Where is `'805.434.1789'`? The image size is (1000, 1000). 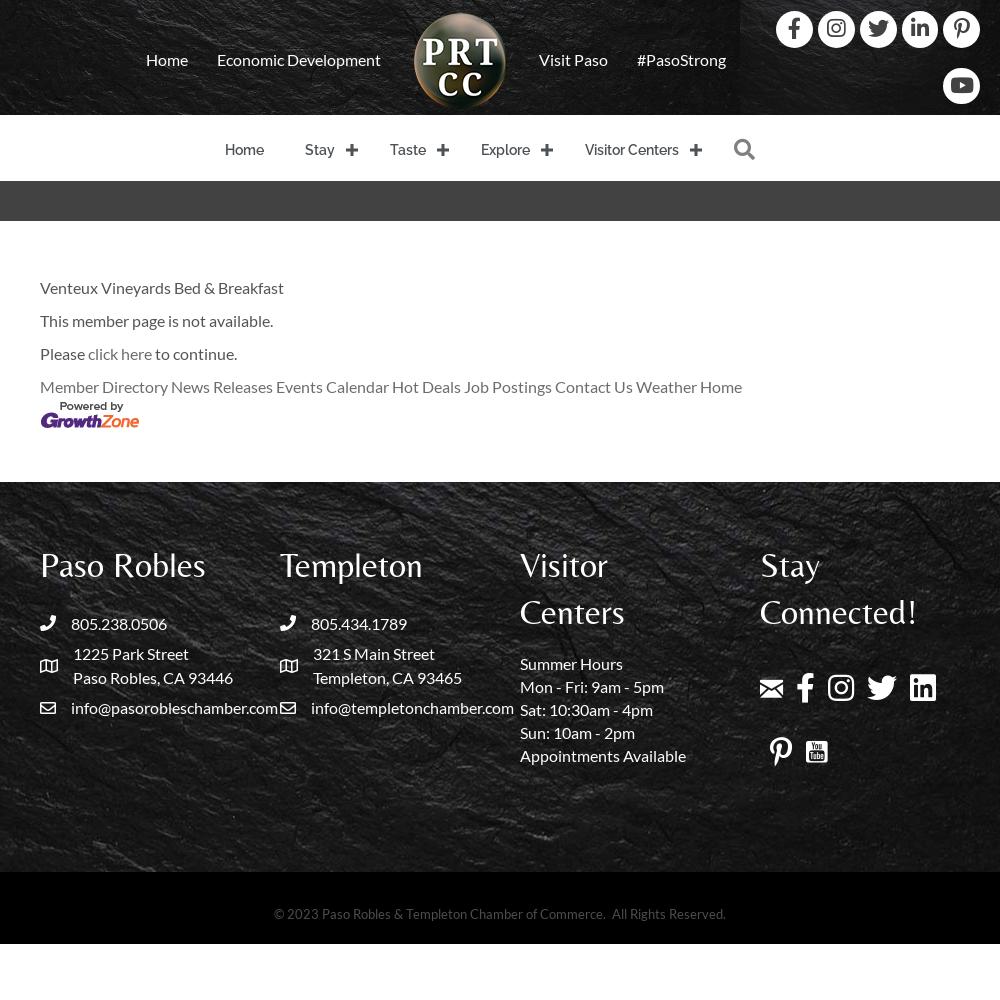 '805.434.1789' is located at coordinates (358, 621).